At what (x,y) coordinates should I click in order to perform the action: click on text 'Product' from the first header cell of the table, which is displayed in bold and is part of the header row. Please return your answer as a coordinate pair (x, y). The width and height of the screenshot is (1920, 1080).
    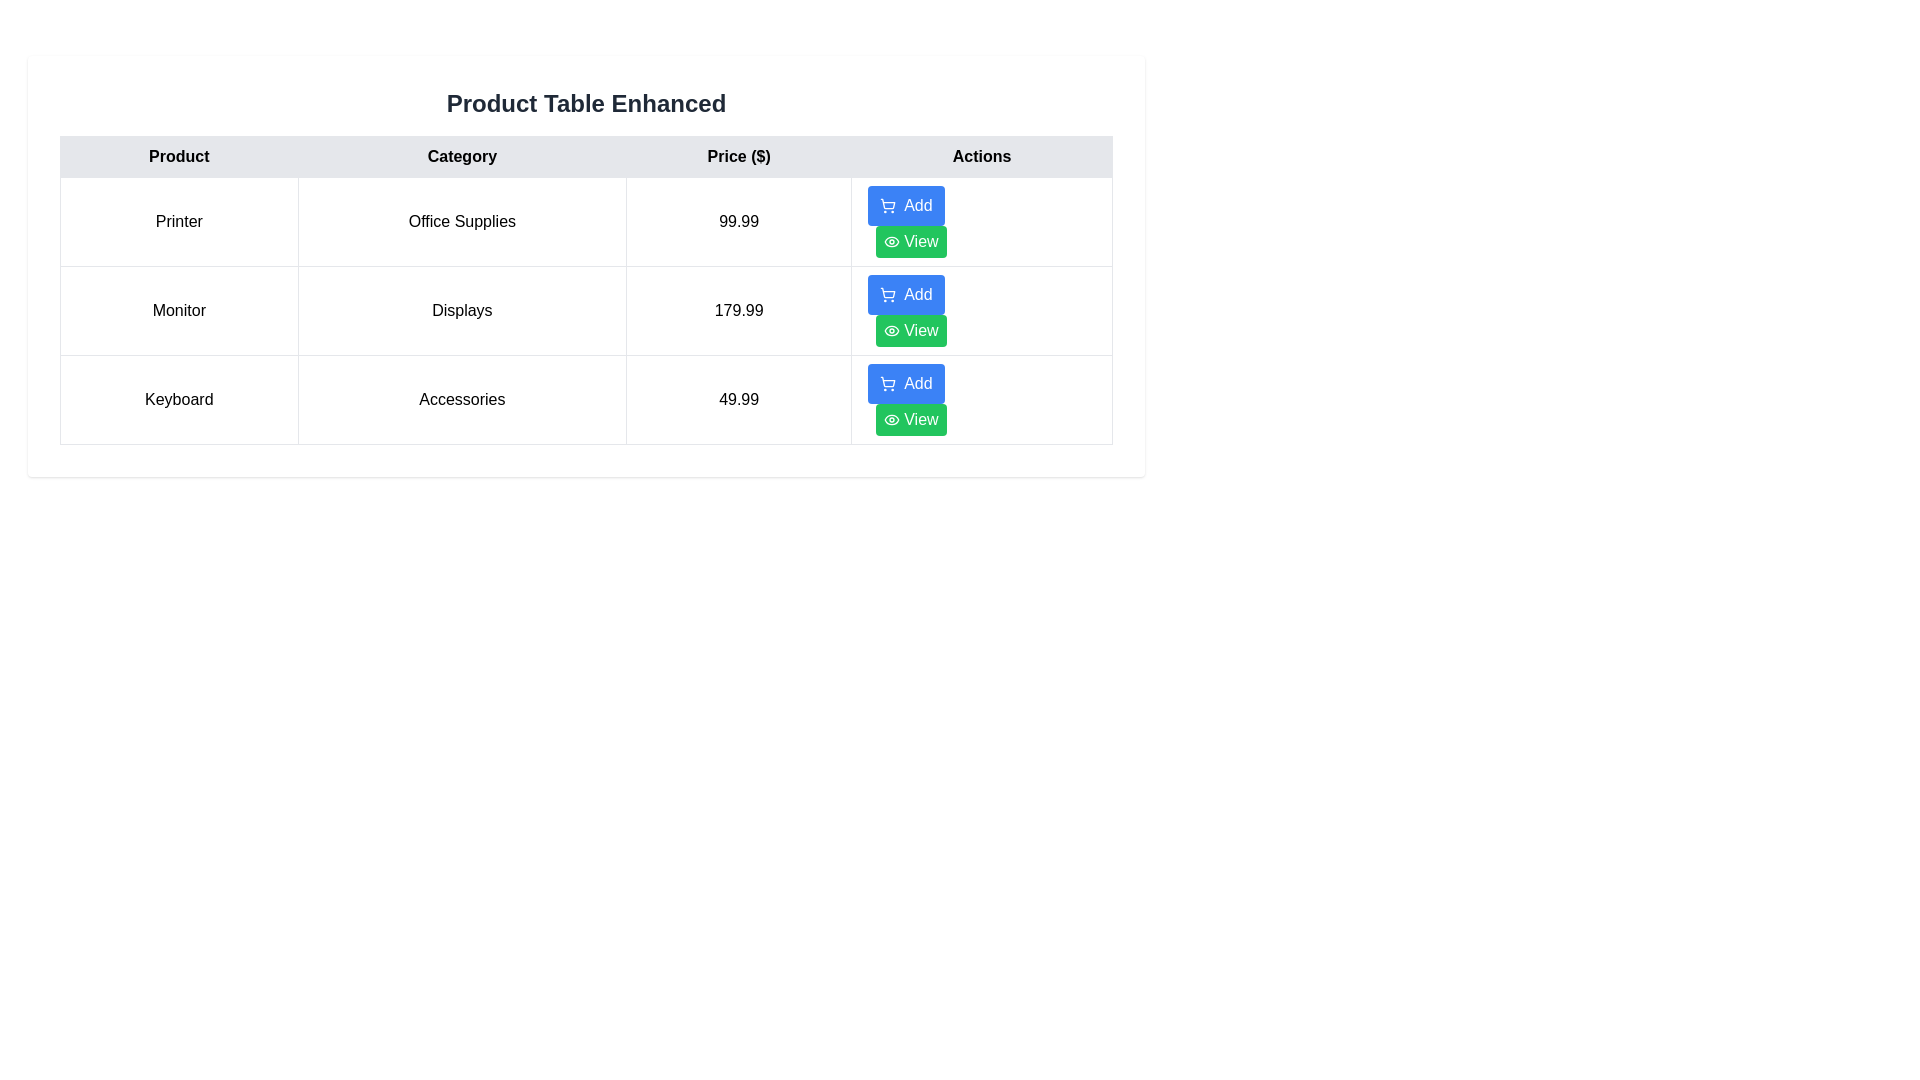
    Looking at the image, I should click on (179, 156).